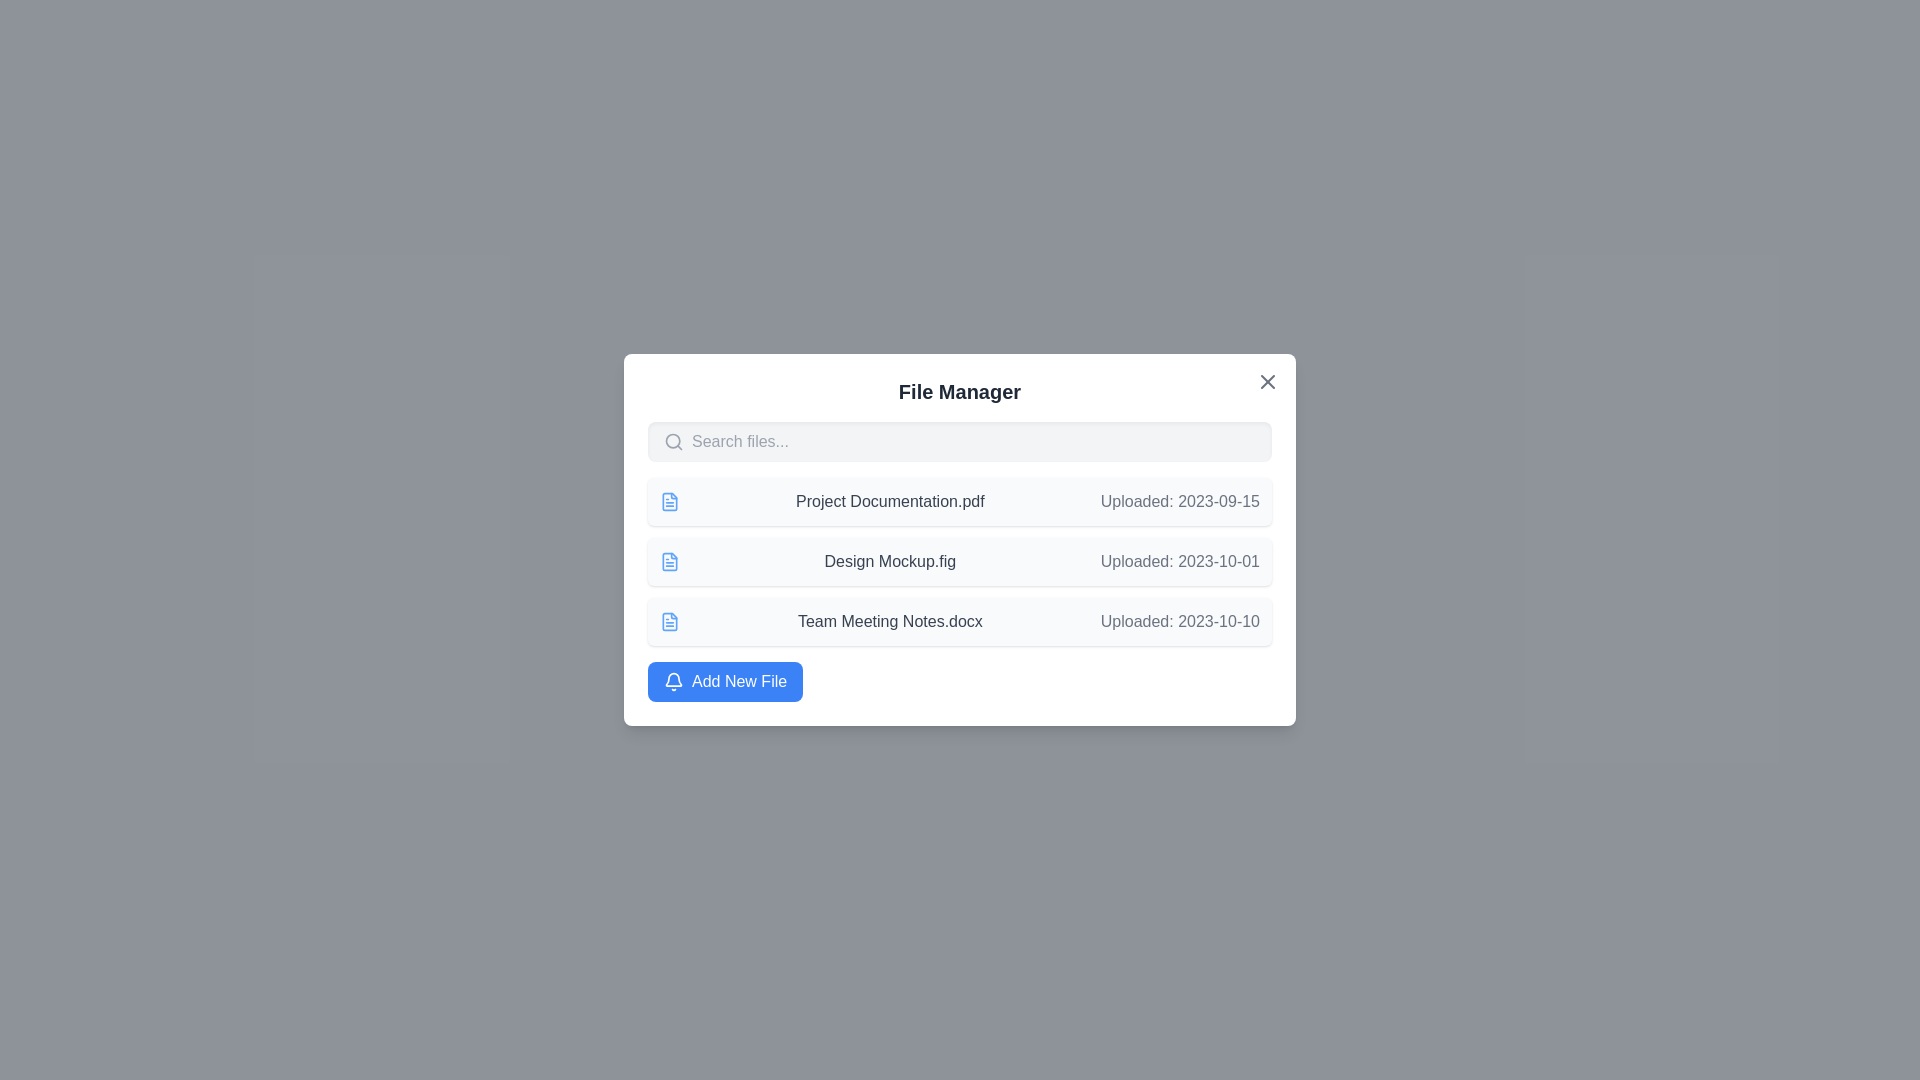 This screenshot has width=1920, height=1080. Describe the element at coordinates (1180, 562) in the screenshot. I see `text content of the Label displaying 'Uploaded: 2023-10-01', which is styled with a gray font color and positioned on the right side of the row containing 'Design Mockup.fig'` at that location.